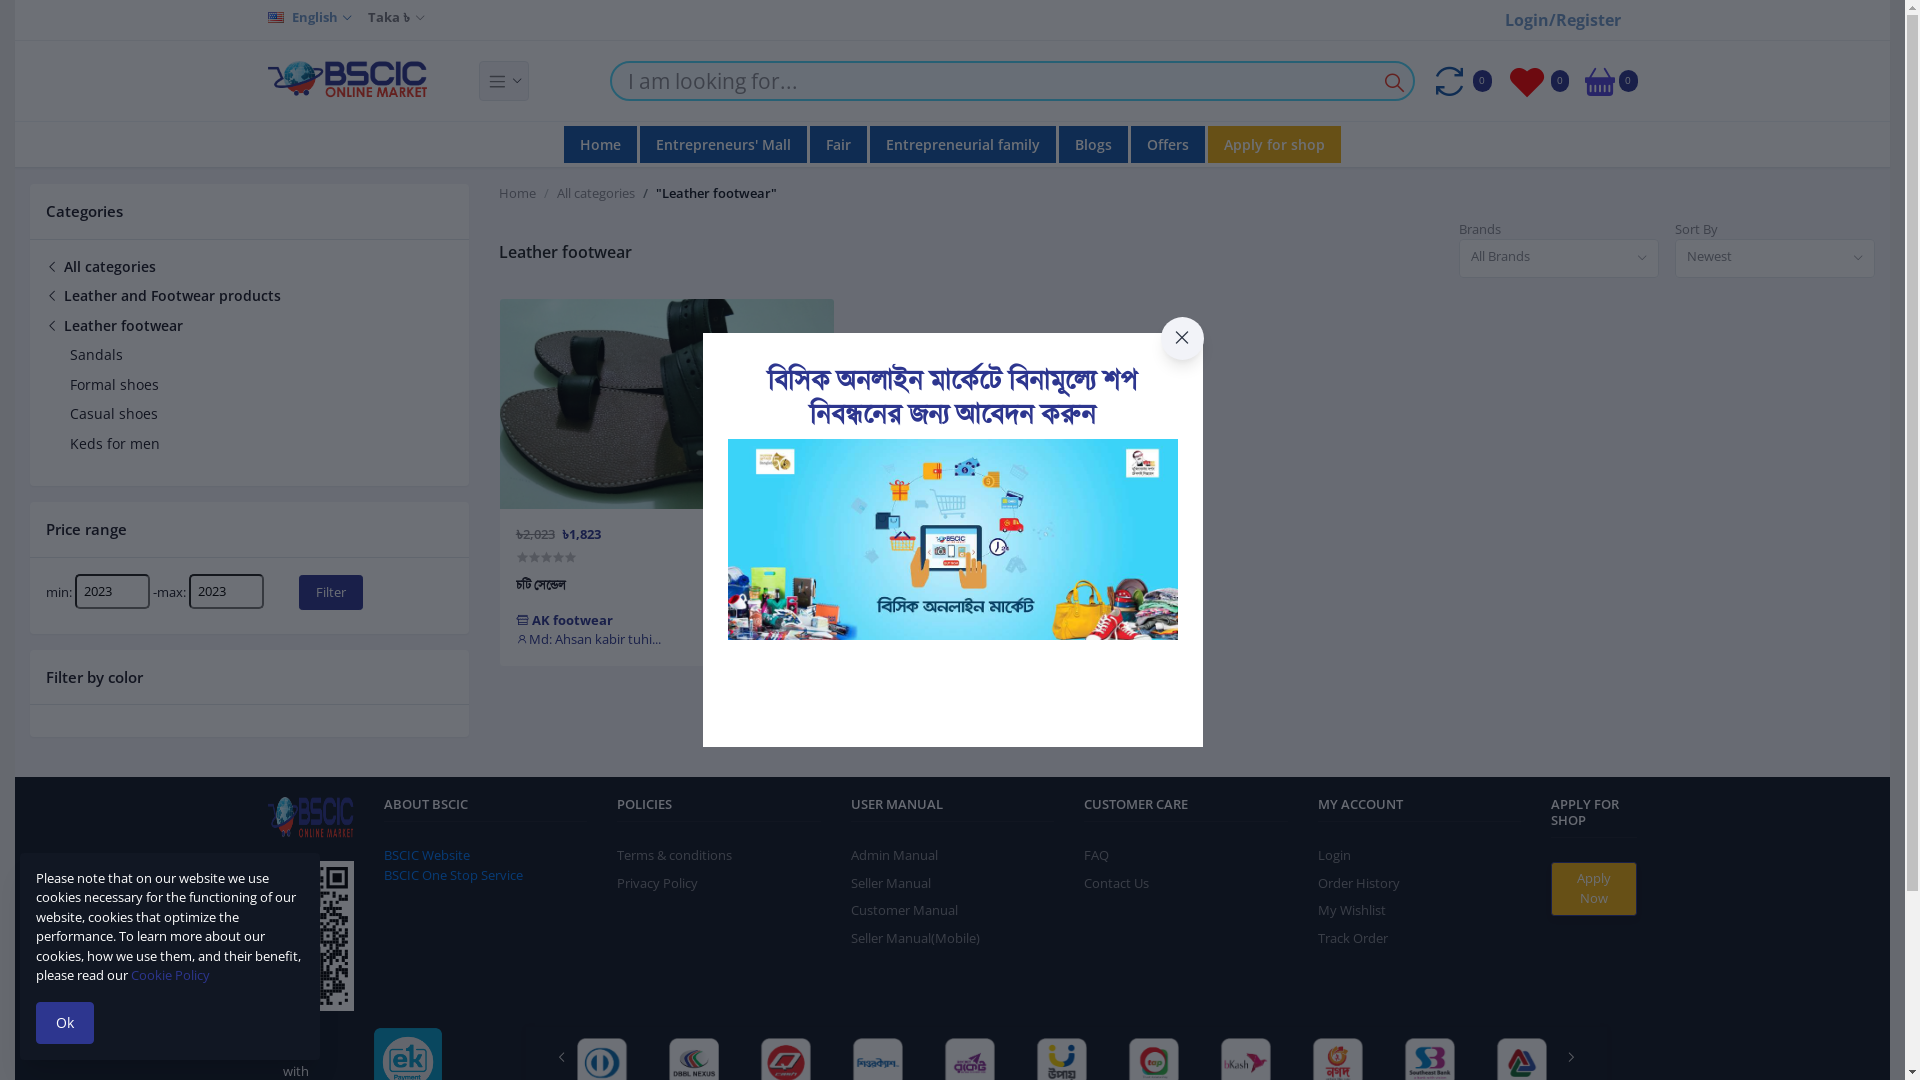  I want to click on 'Sandals', so click(70, 353).